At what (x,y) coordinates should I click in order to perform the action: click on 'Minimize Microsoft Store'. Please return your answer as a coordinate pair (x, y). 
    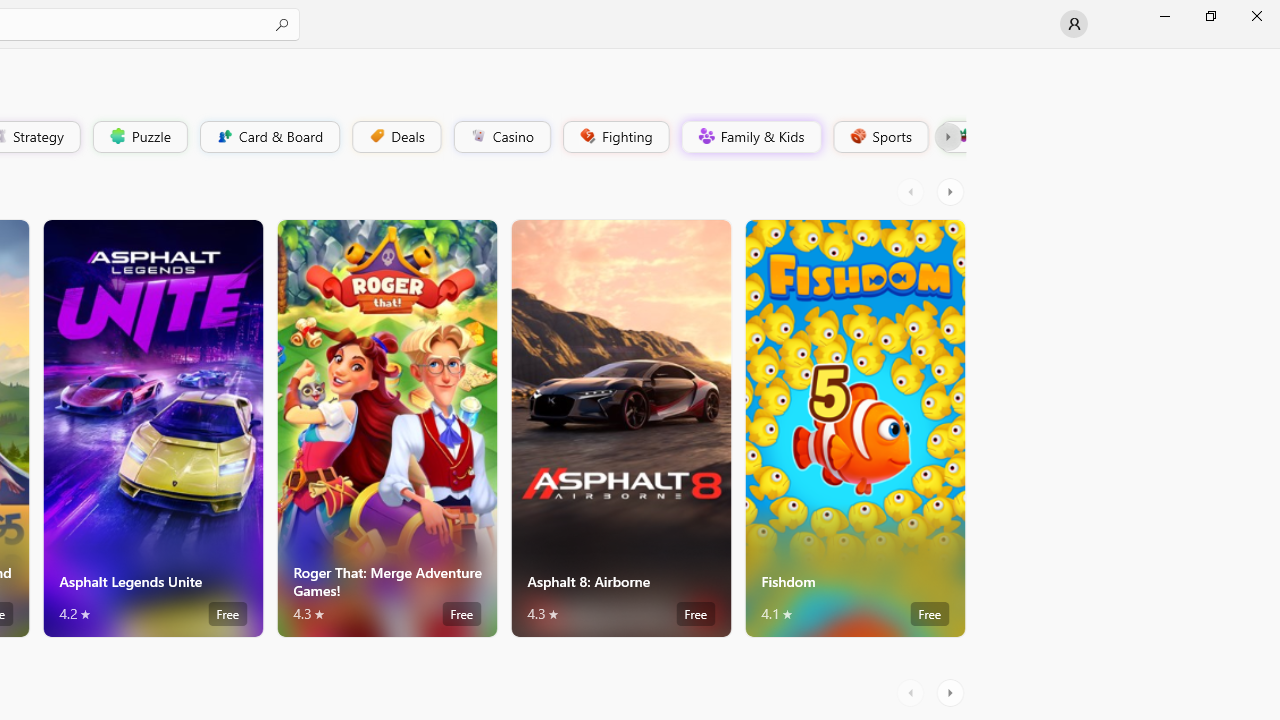
    Looking at the image, I should click on (1164, 15).